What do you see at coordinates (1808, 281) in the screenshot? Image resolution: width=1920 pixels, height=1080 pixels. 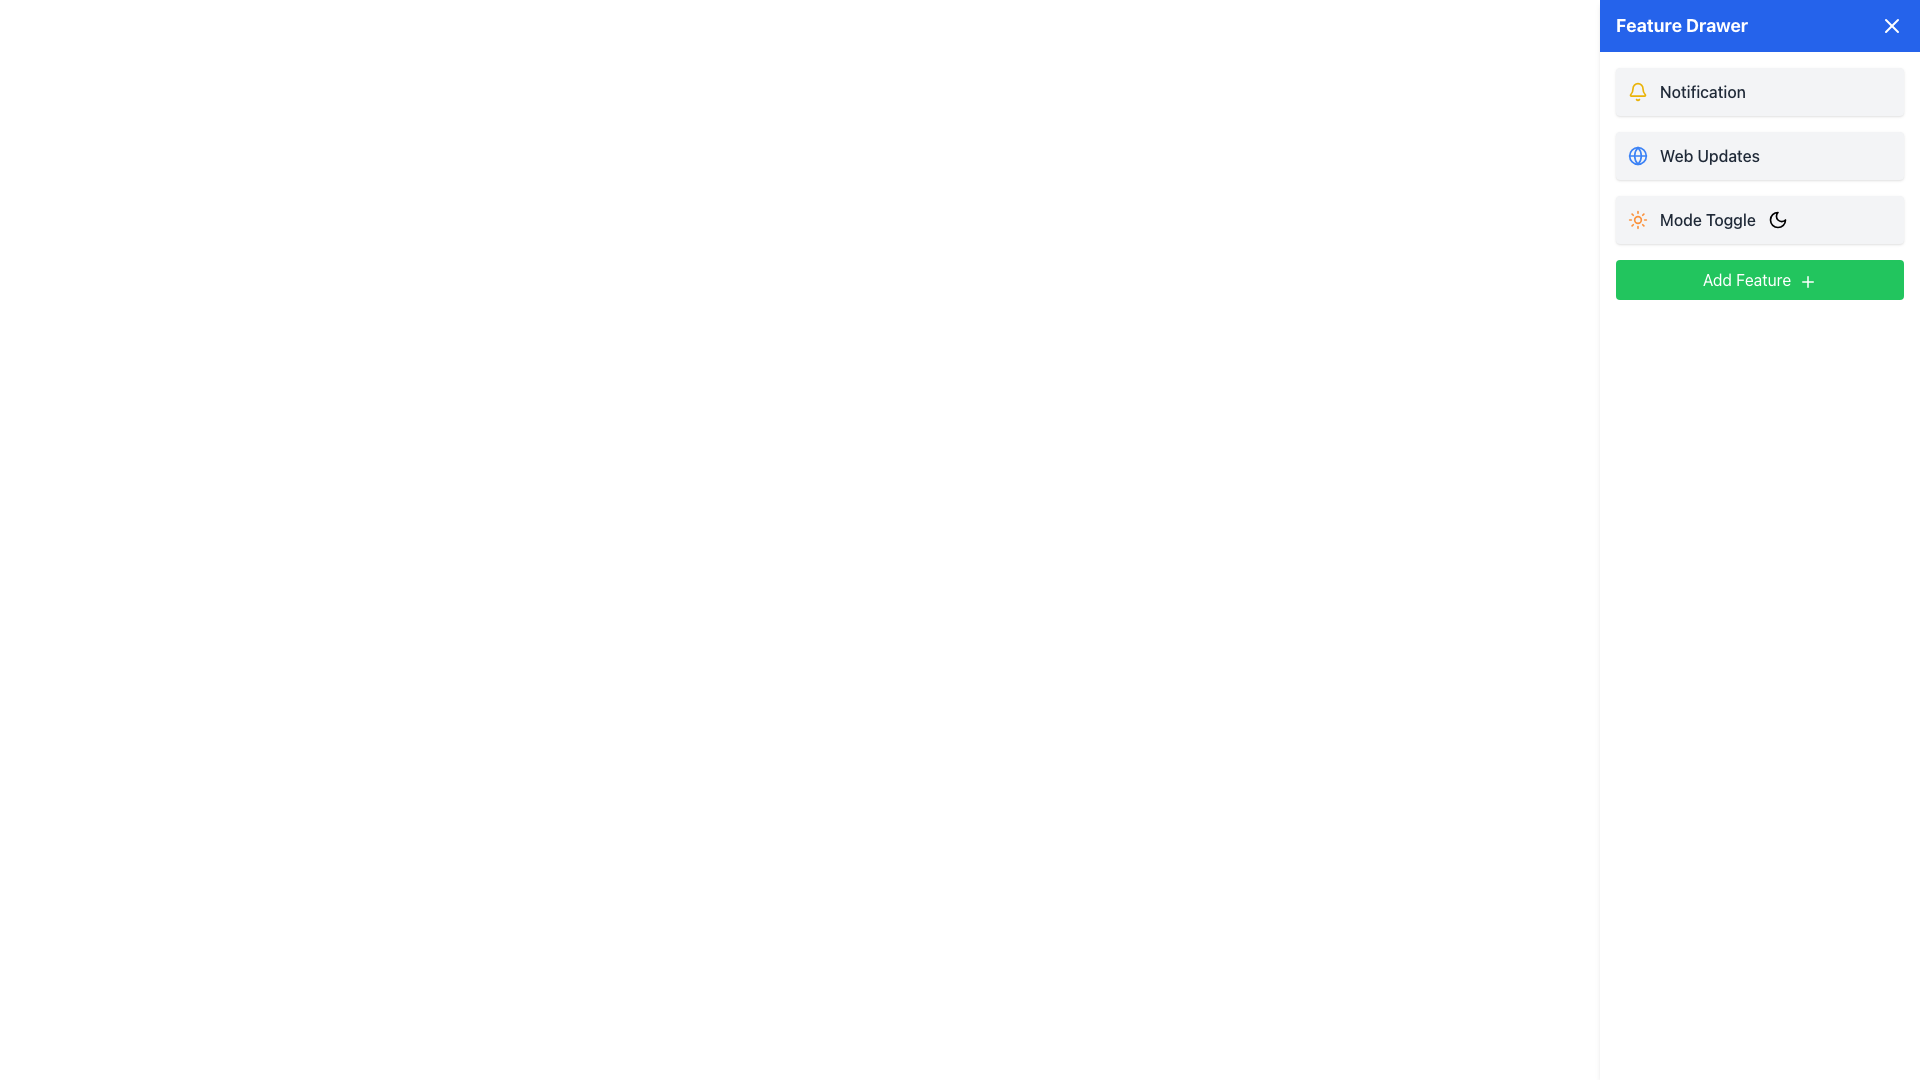 I see `the plus sign icon with a green background located at the right end of the 'Add Feature' button` at bounding box center [1808, 281].